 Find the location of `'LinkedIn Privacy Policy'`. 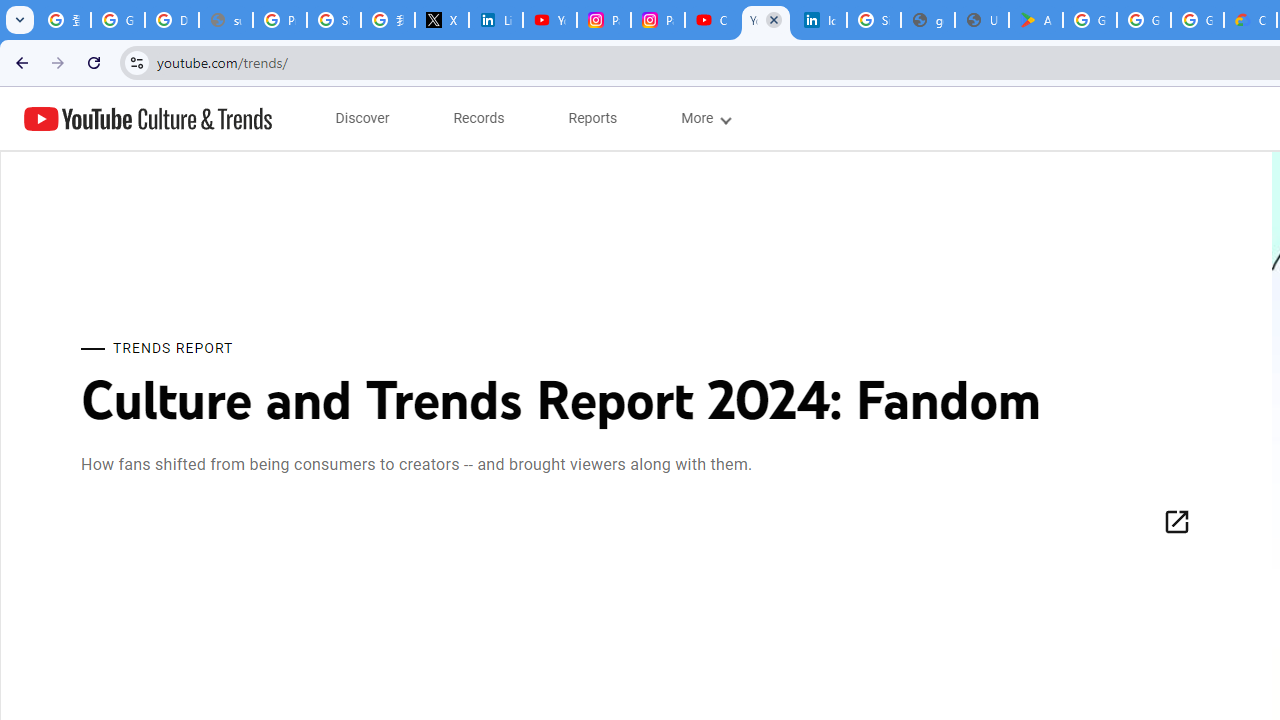

'LinkedIn Privacy Policy' is located at coordinates (496, 20).